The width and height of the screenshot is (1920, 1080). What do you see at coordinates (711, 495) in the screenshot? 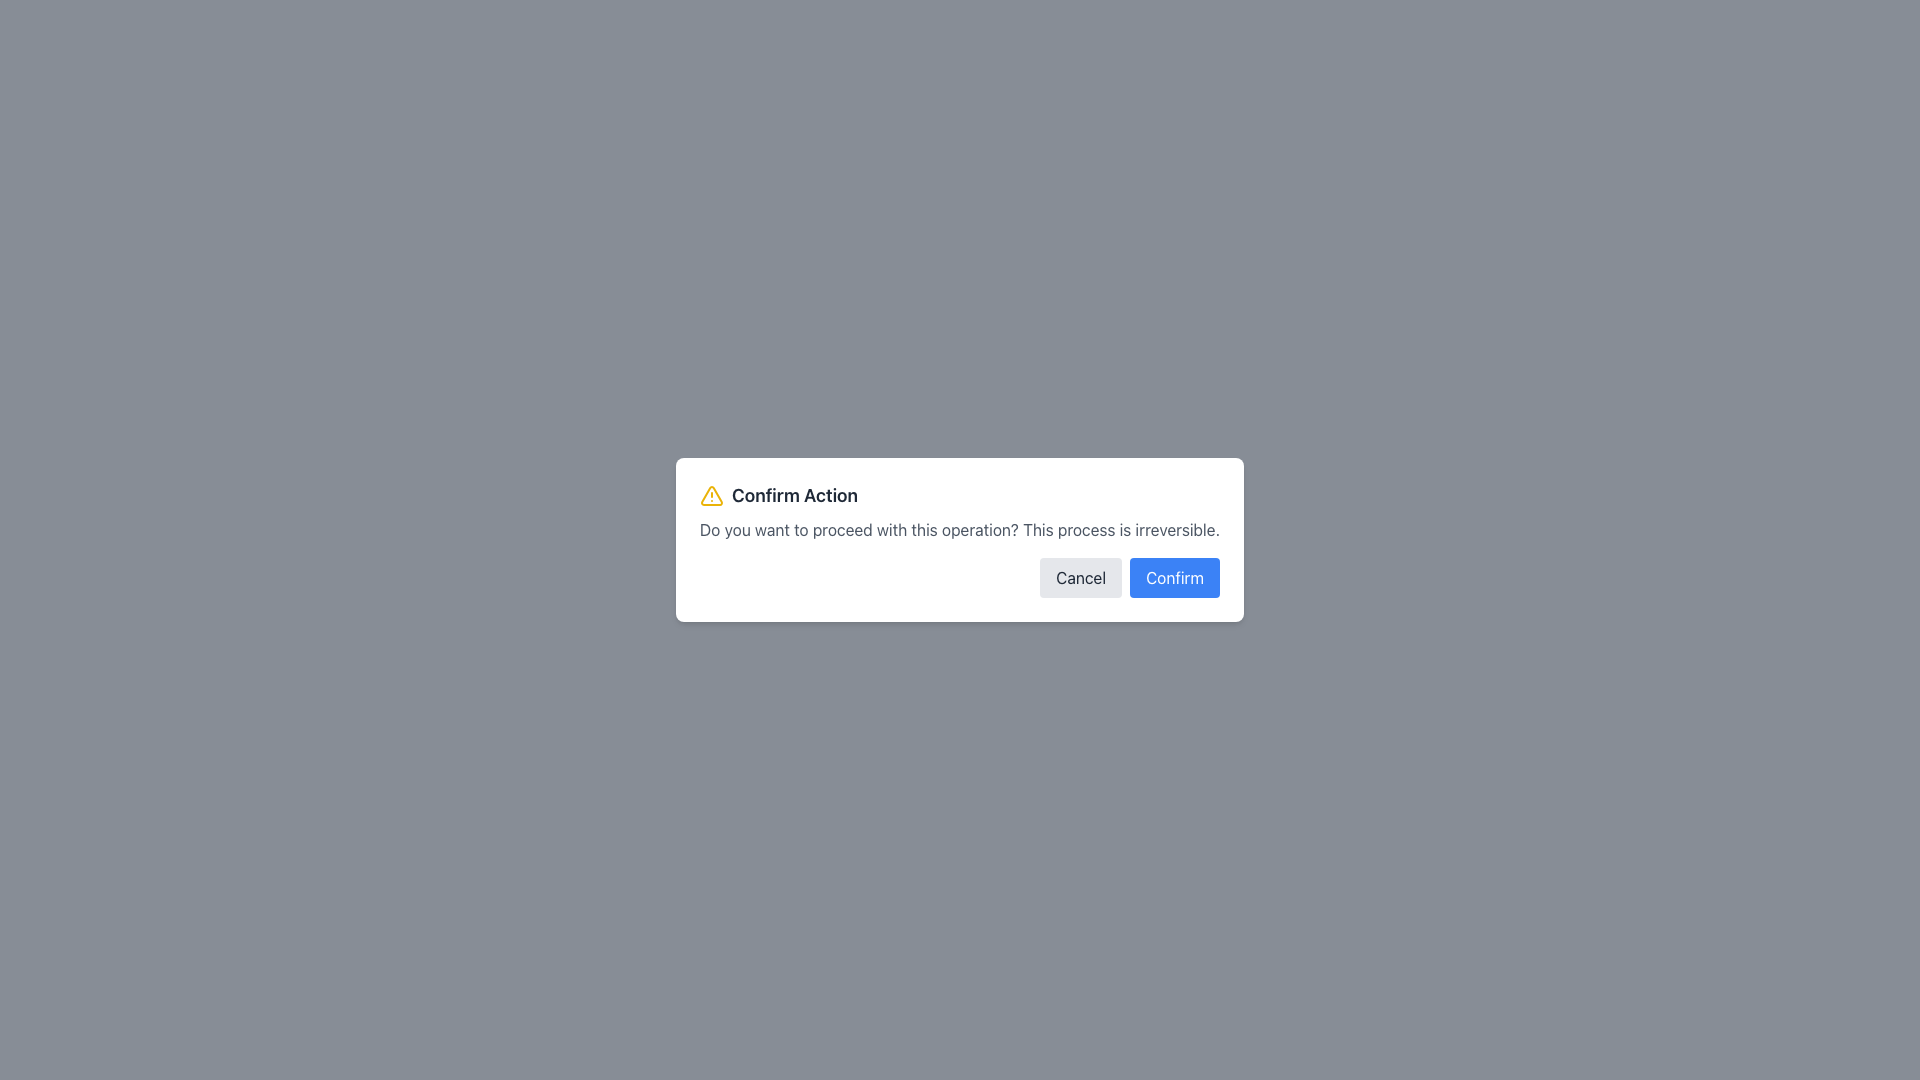
I see `the warning icon located to the left of the title text 'Confirm Action' in the modal dialog box` at bounding box center [711, 495].